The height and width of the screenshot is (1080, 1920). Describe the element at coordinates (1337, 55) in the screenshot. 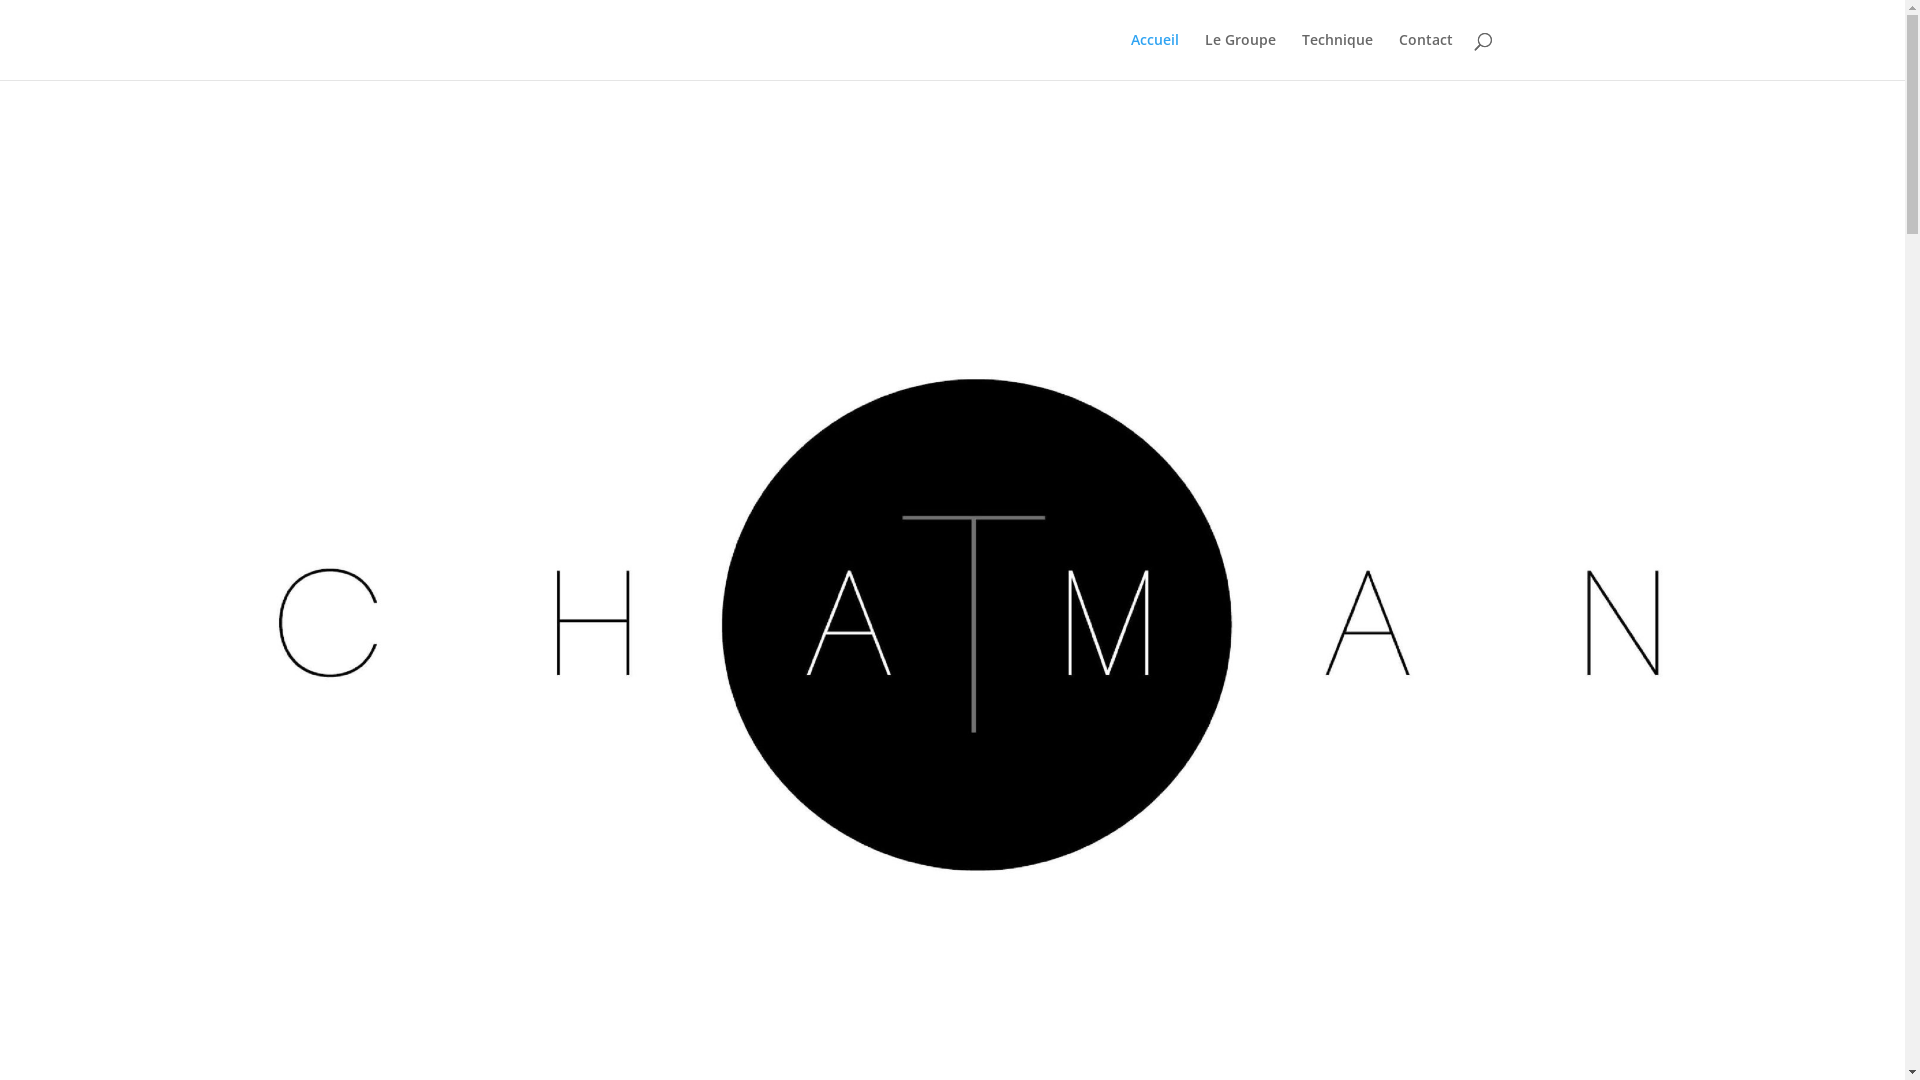

I see `'Technique'` at that location.